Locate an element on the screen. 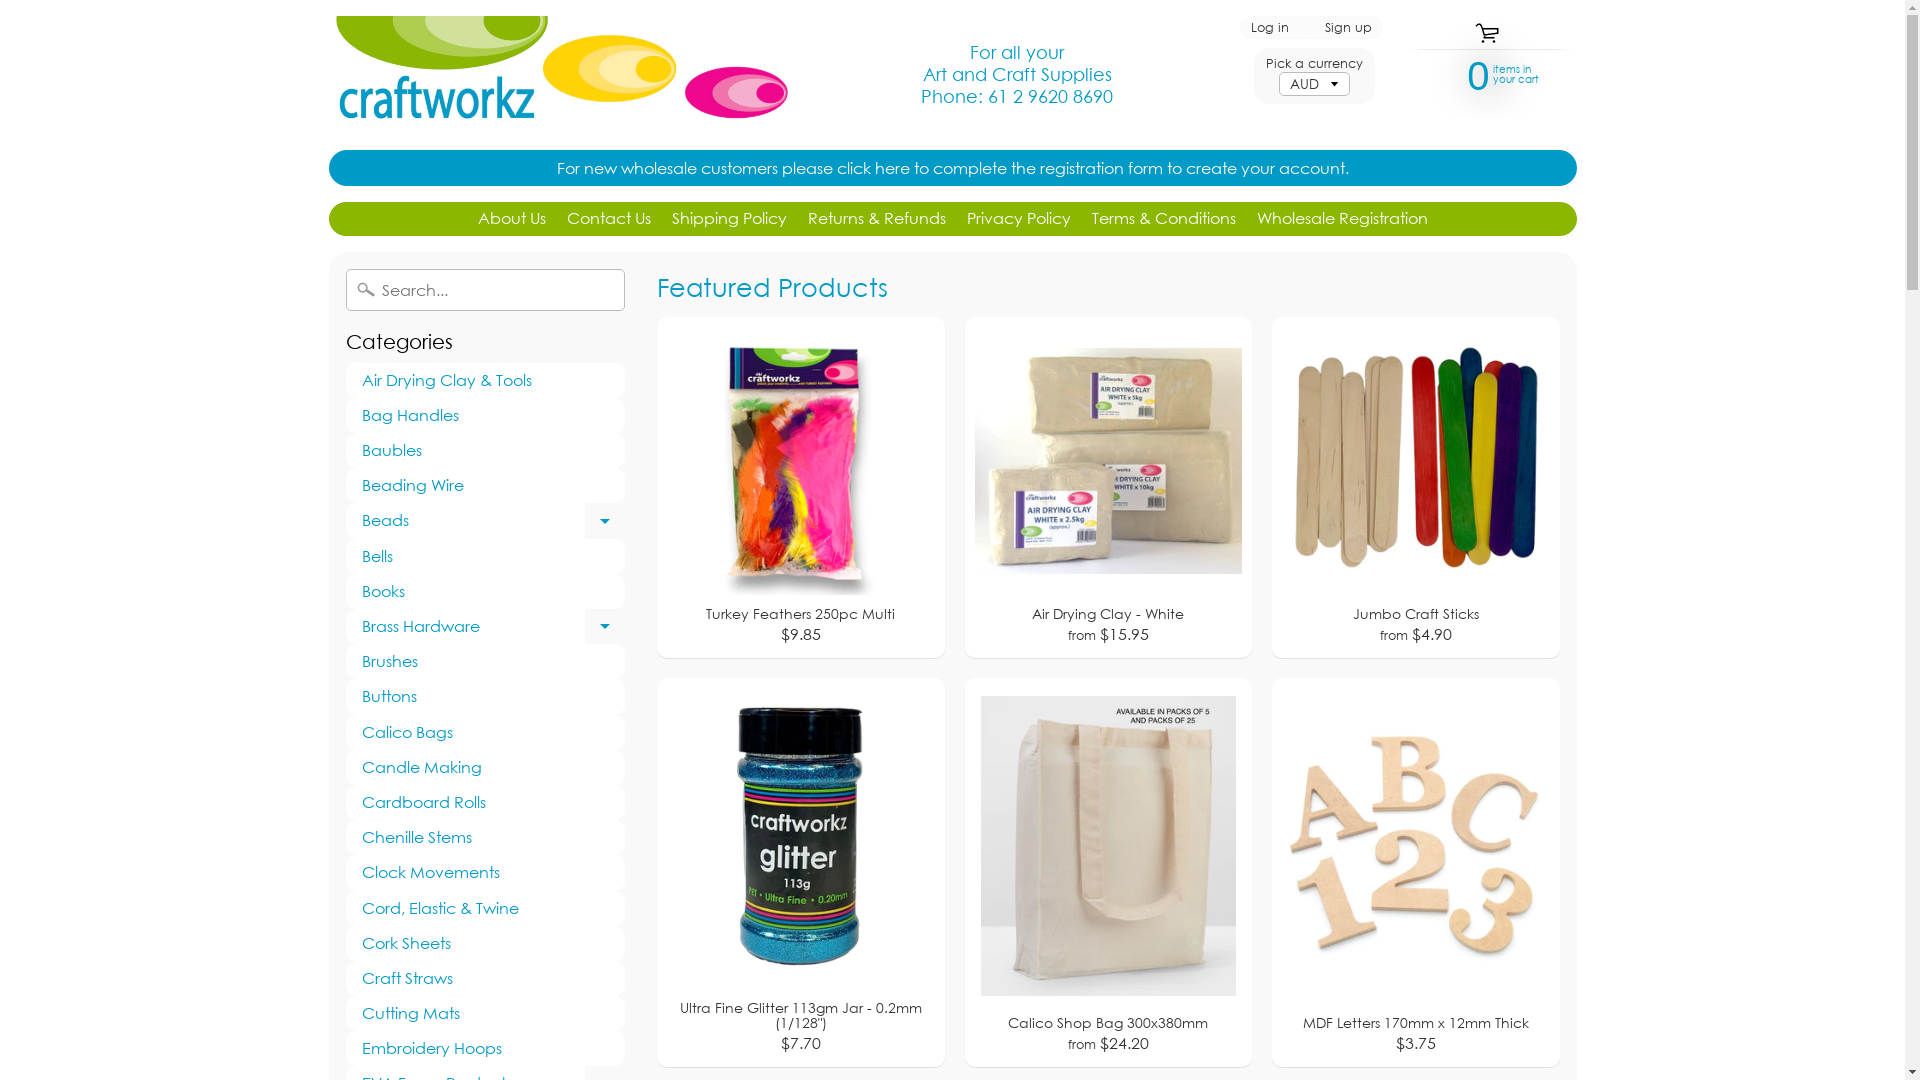  'Beading Wire' is located at coordinates (485, 485).